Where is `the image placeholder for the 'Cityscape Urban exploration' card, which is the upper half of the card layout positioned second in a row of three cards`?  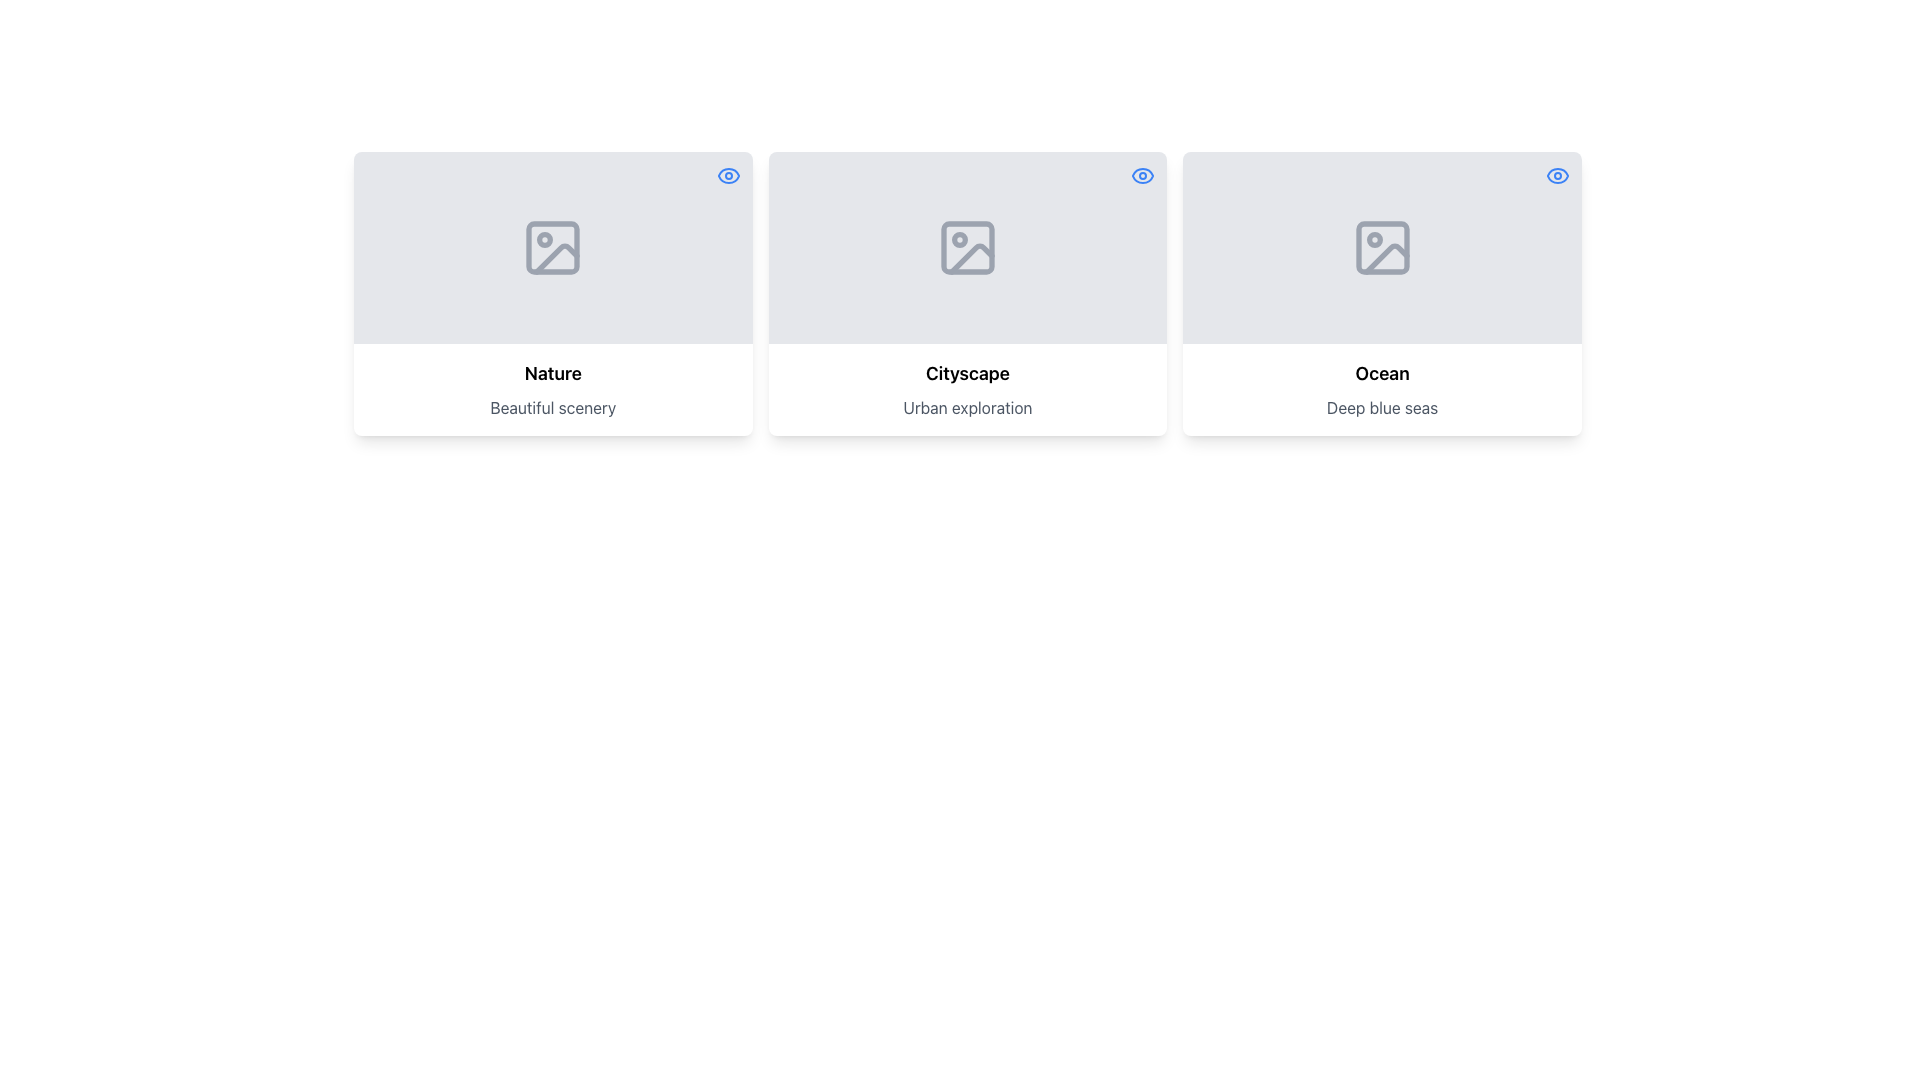 the image placeholder for the 'Cityscape Urban exploration' card, which is the upper half of the card layout positioned second in a row of three cards is located at coordinates (968, 246).